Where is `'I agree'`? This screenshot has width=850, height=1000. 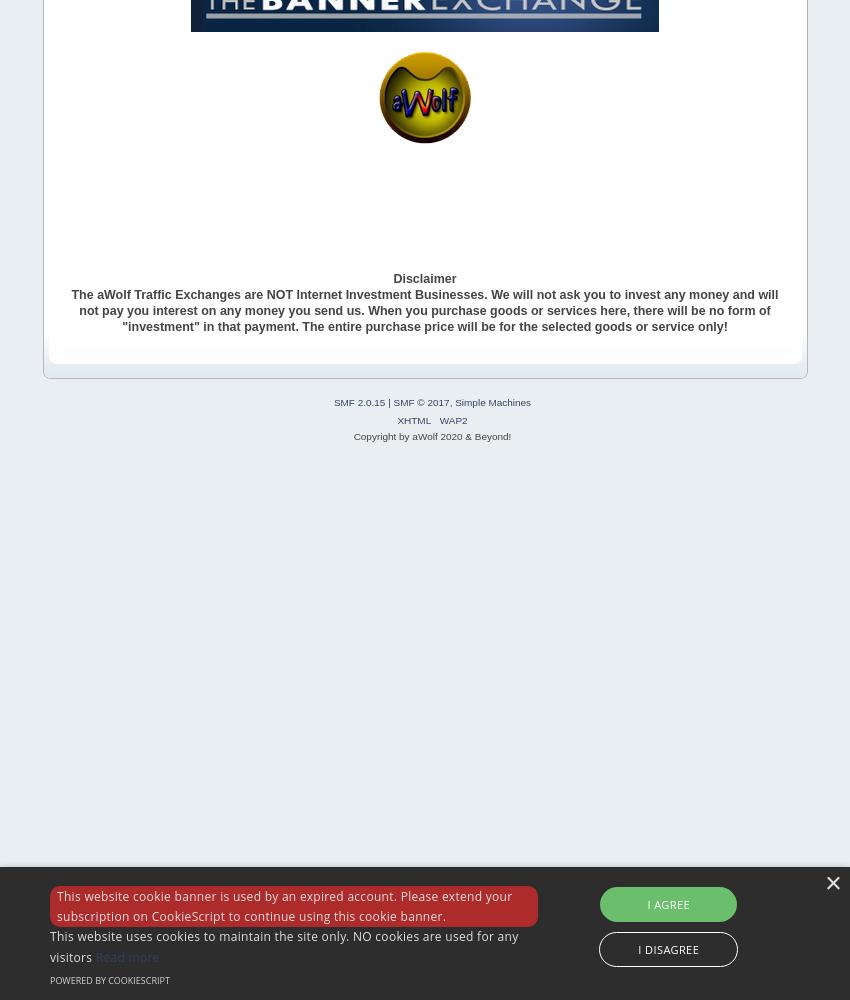
'I agree' is located at coordinates (668, 903).